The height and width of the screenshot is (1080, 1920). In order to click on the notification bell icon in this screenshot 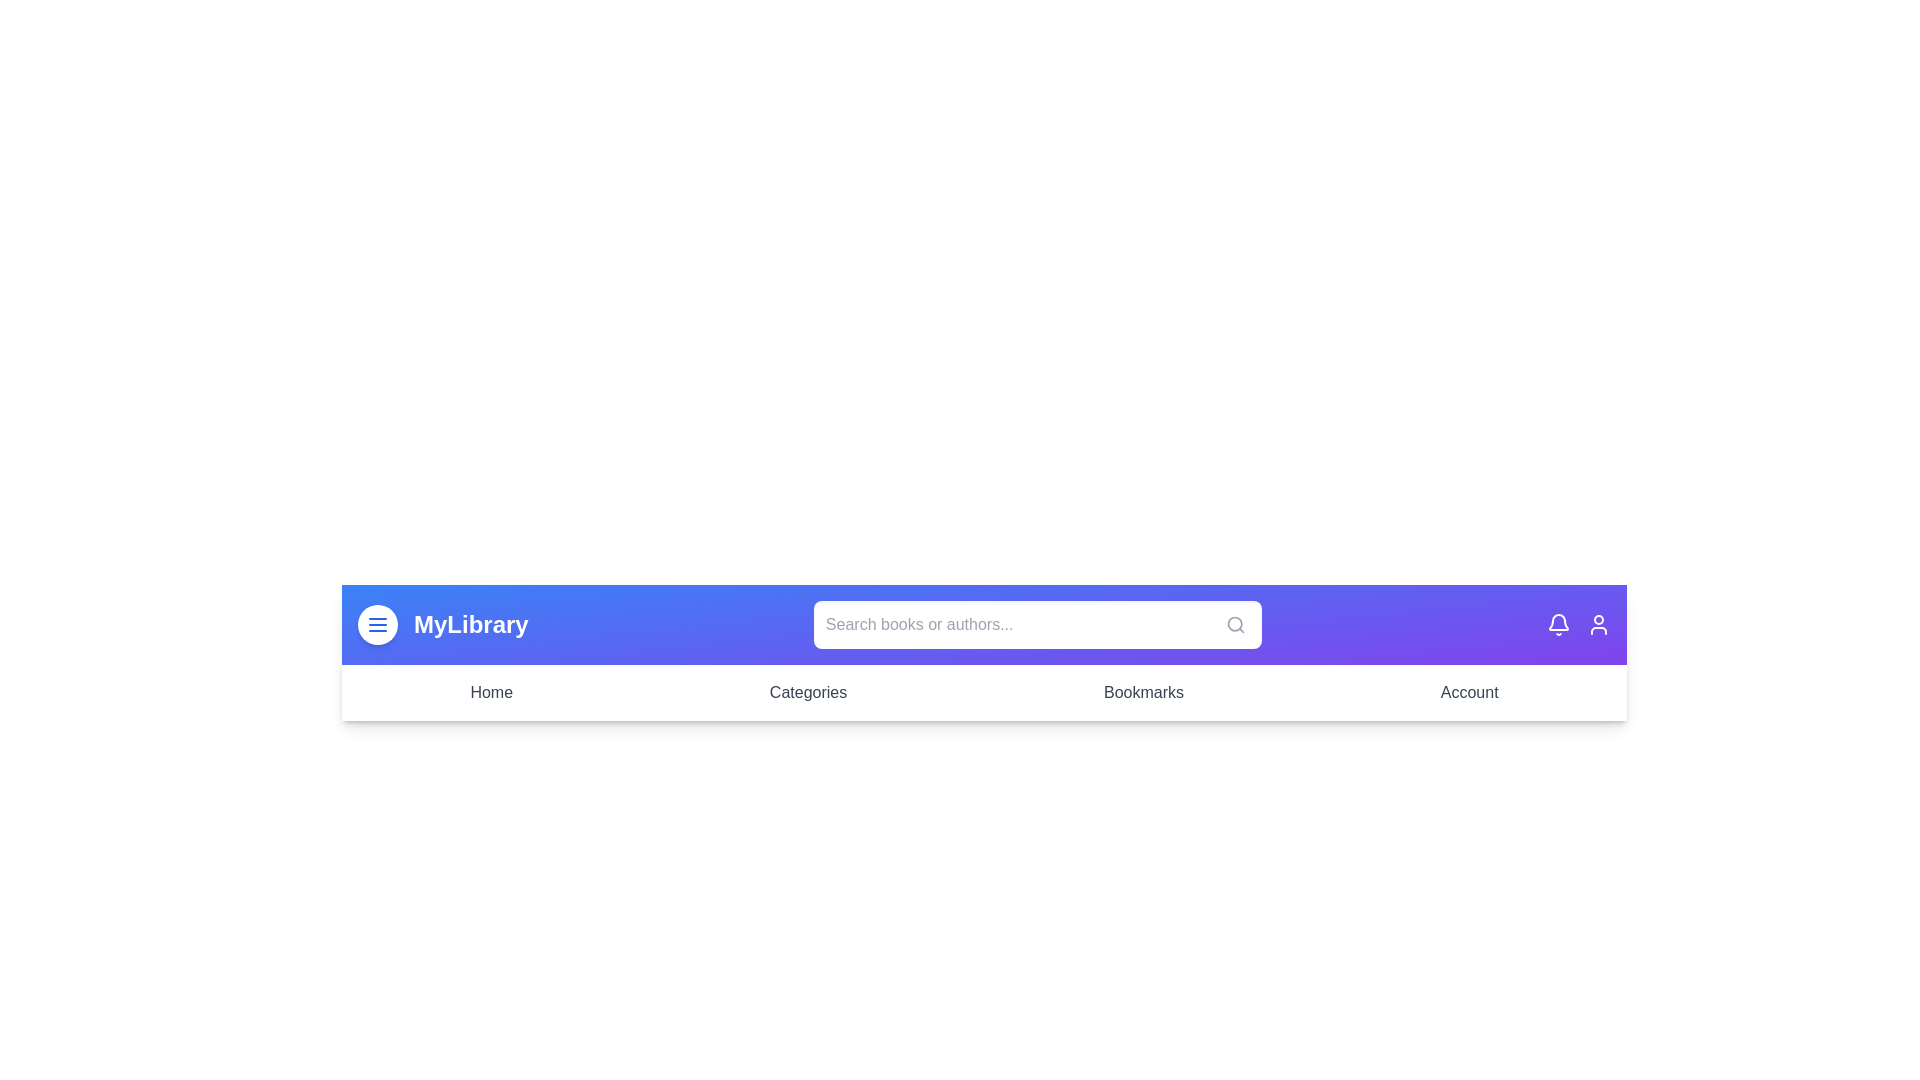, I will do `click(1558, 623)`.